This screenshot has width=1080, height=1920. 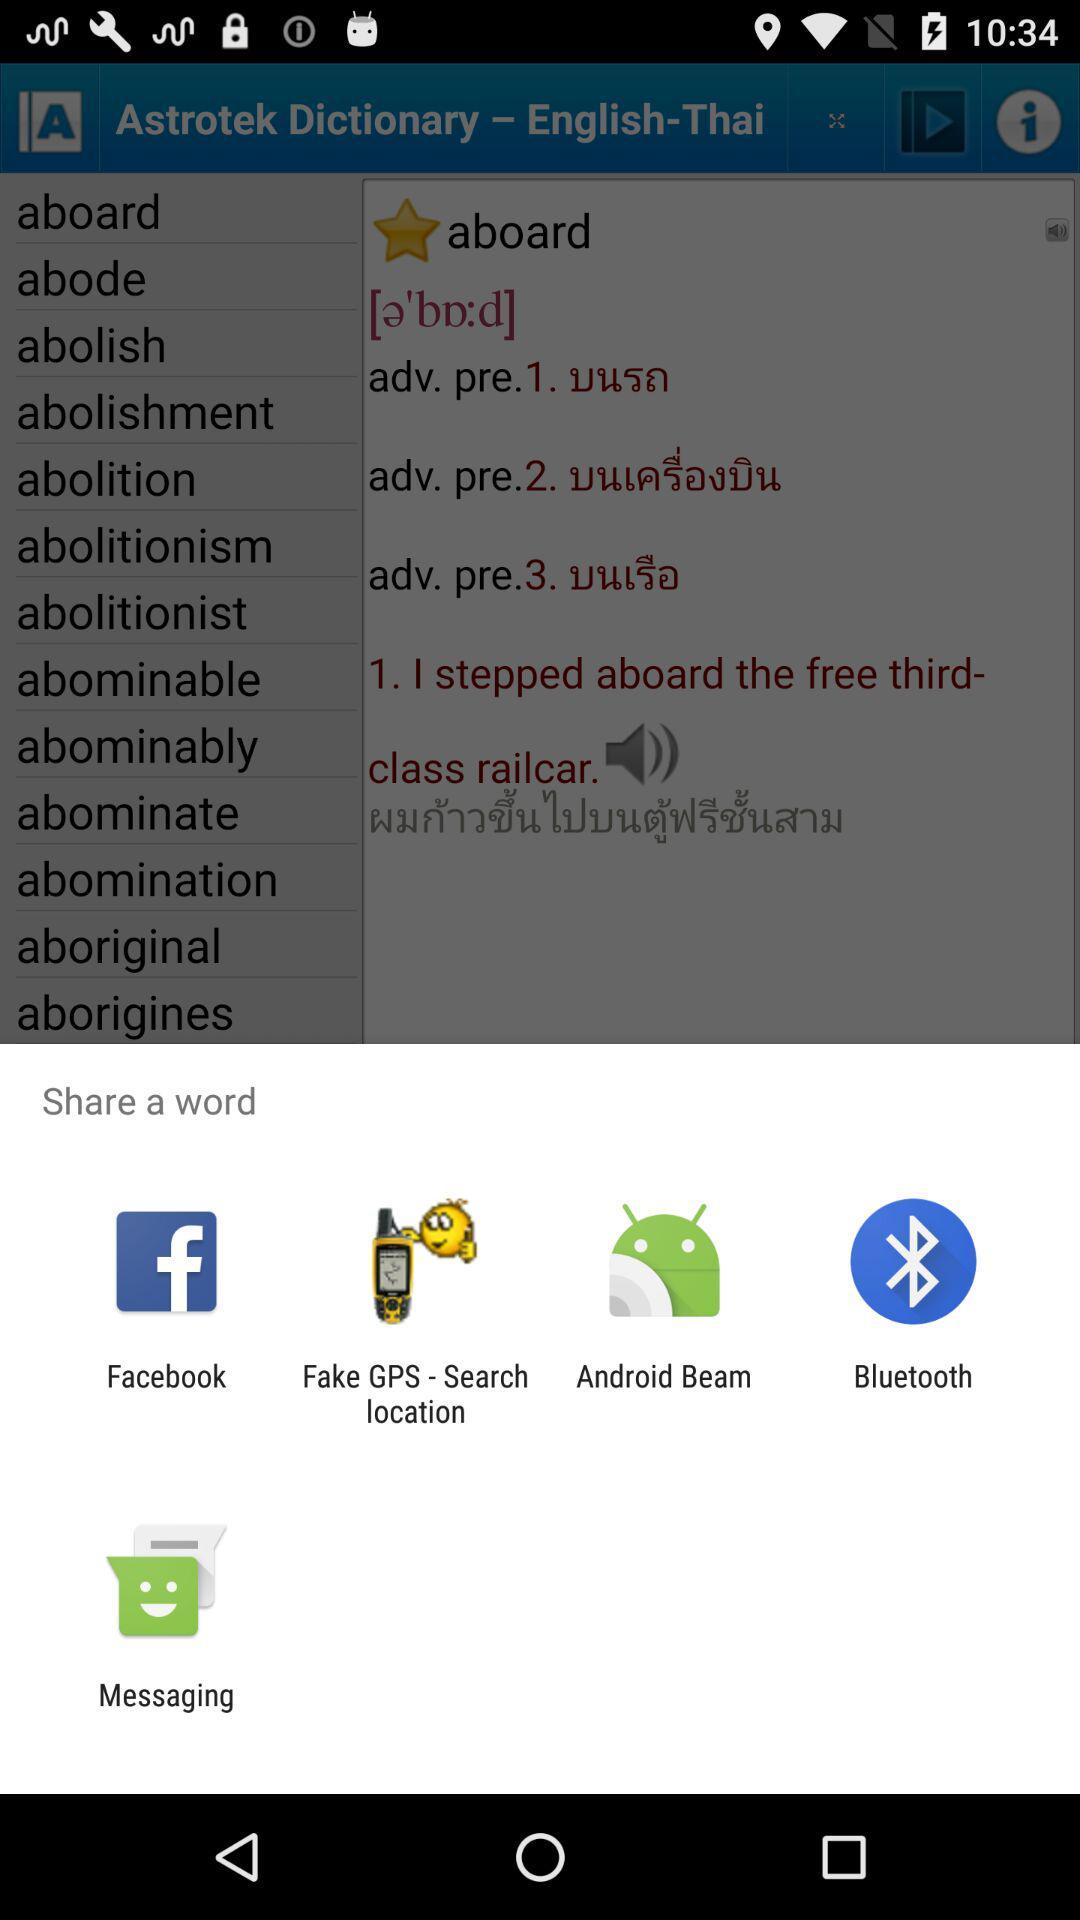 What do you see at coordinates (165, 1392) in the screenshot?
I see `the app next to the fake gps search item` at bounding box center [165, 1392].